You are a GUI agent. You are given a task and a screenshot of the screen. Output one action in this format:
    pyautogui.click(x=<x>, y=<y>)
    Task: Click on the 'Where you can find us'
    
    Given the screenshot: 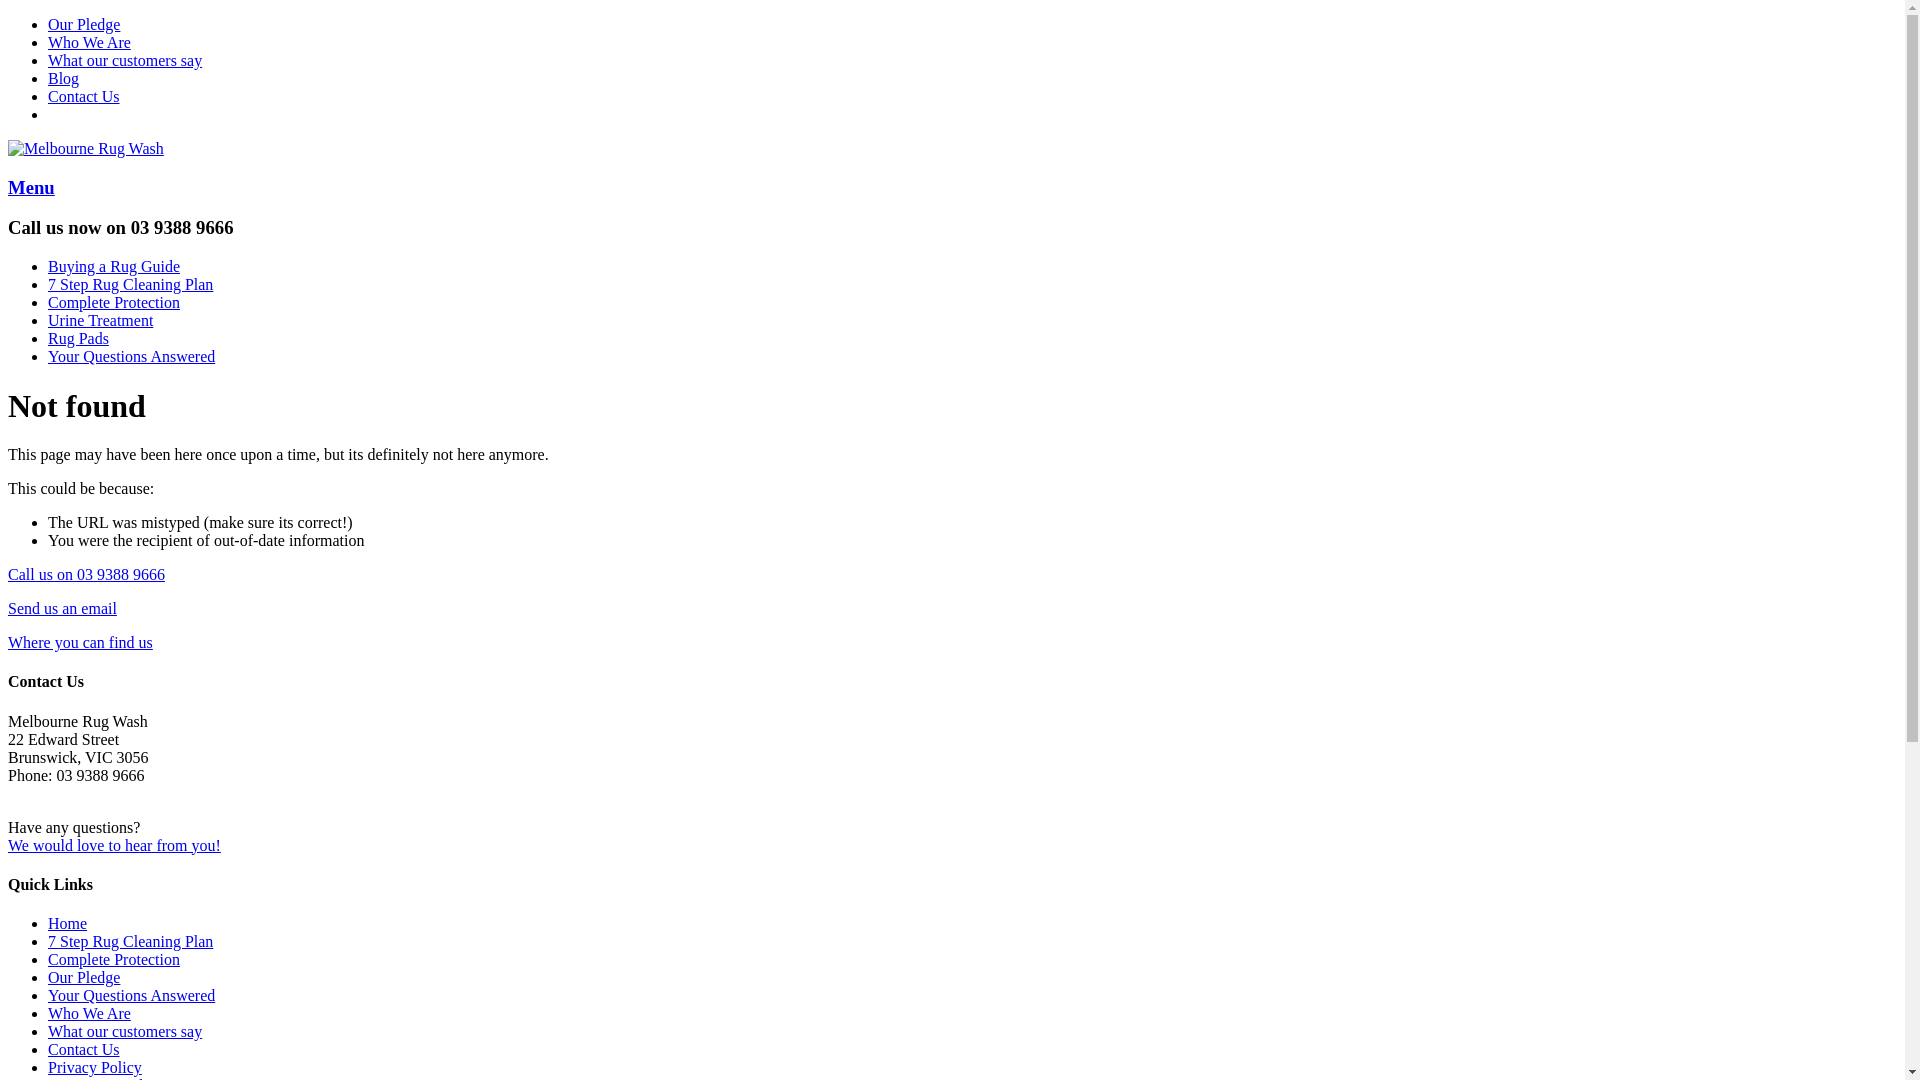 What is the action you would take?
    pyautogui.click(x=8, y=642)
    